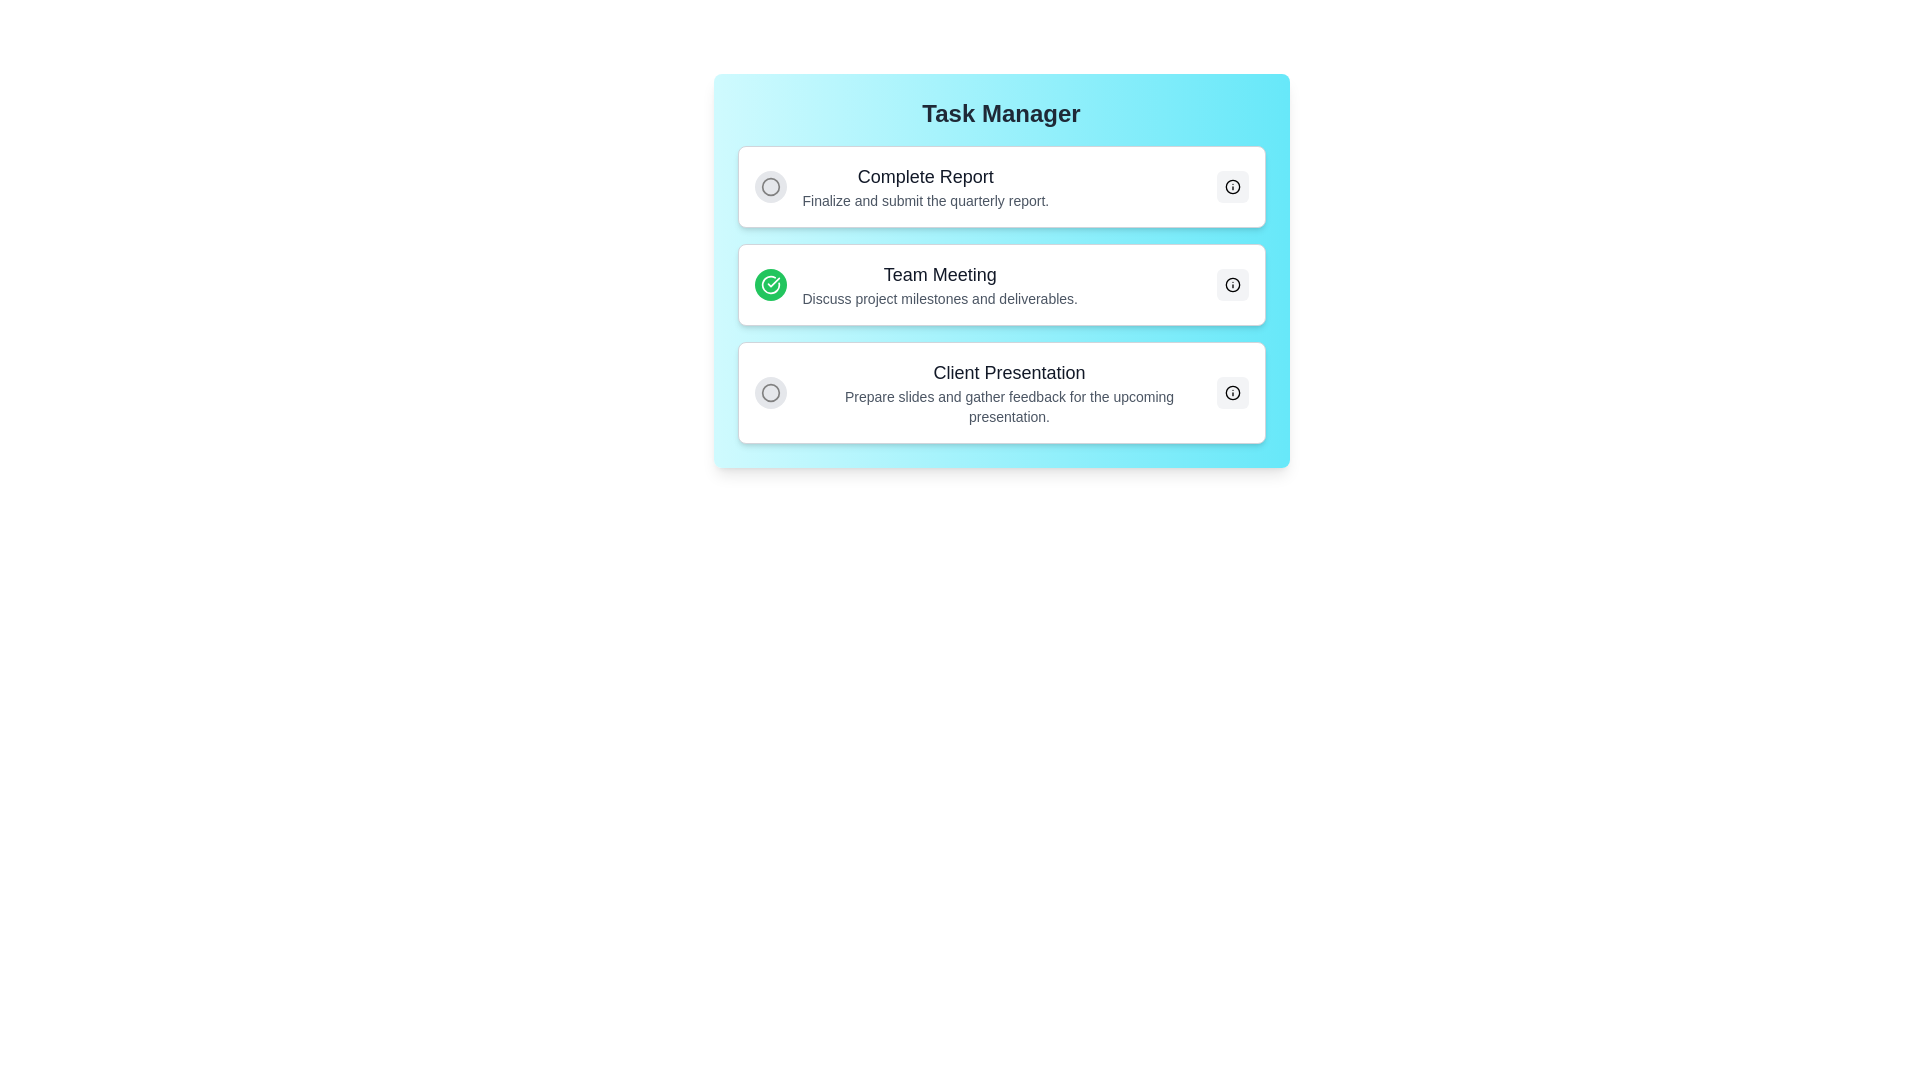  Describe the element at coordinates (939, 285) in the screenshot. I see `task details from the 'Team Meeting' text block element, which includes the title and description, located in the center of the interface within a card-like structure` at that location.